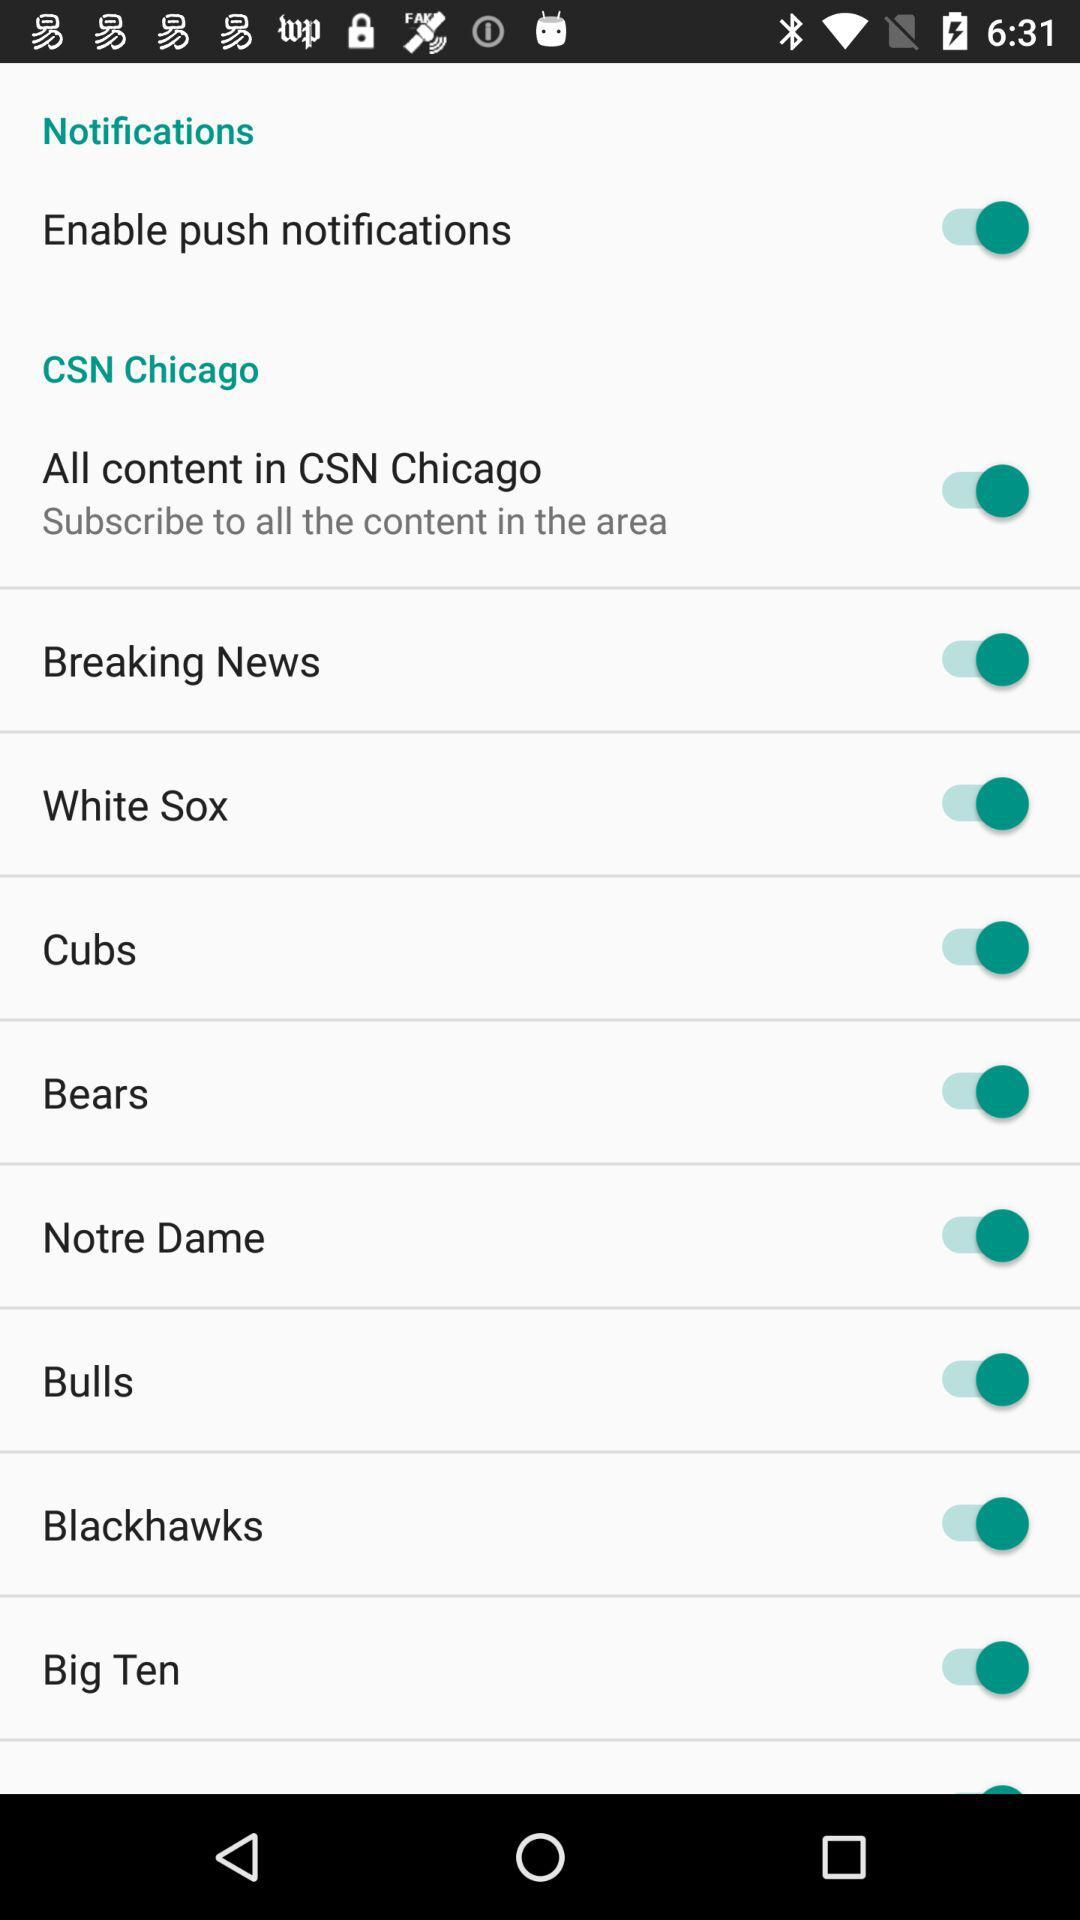  I want to click on bears icon, so click(95, 1090).